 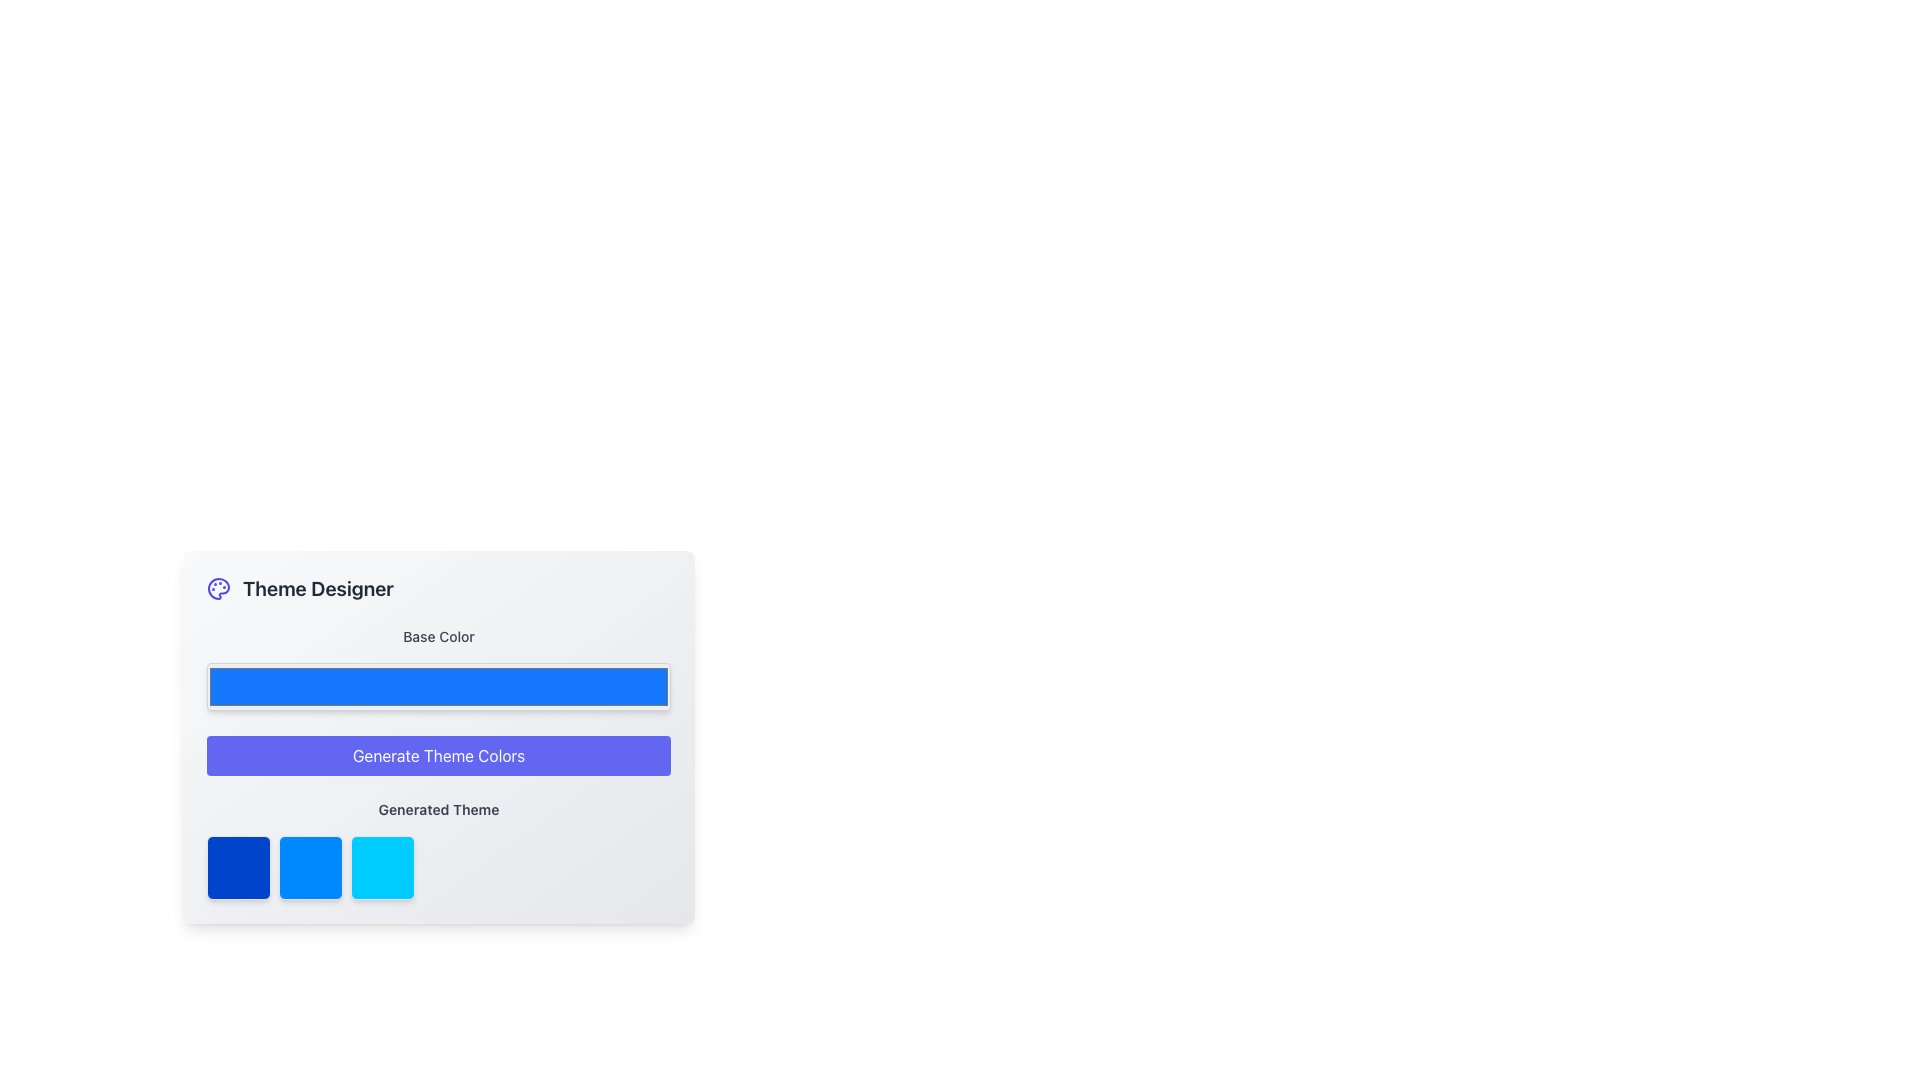 I want to click on the indigo button labeled 'Generate Theme Colors', so click(x=437, y=737).